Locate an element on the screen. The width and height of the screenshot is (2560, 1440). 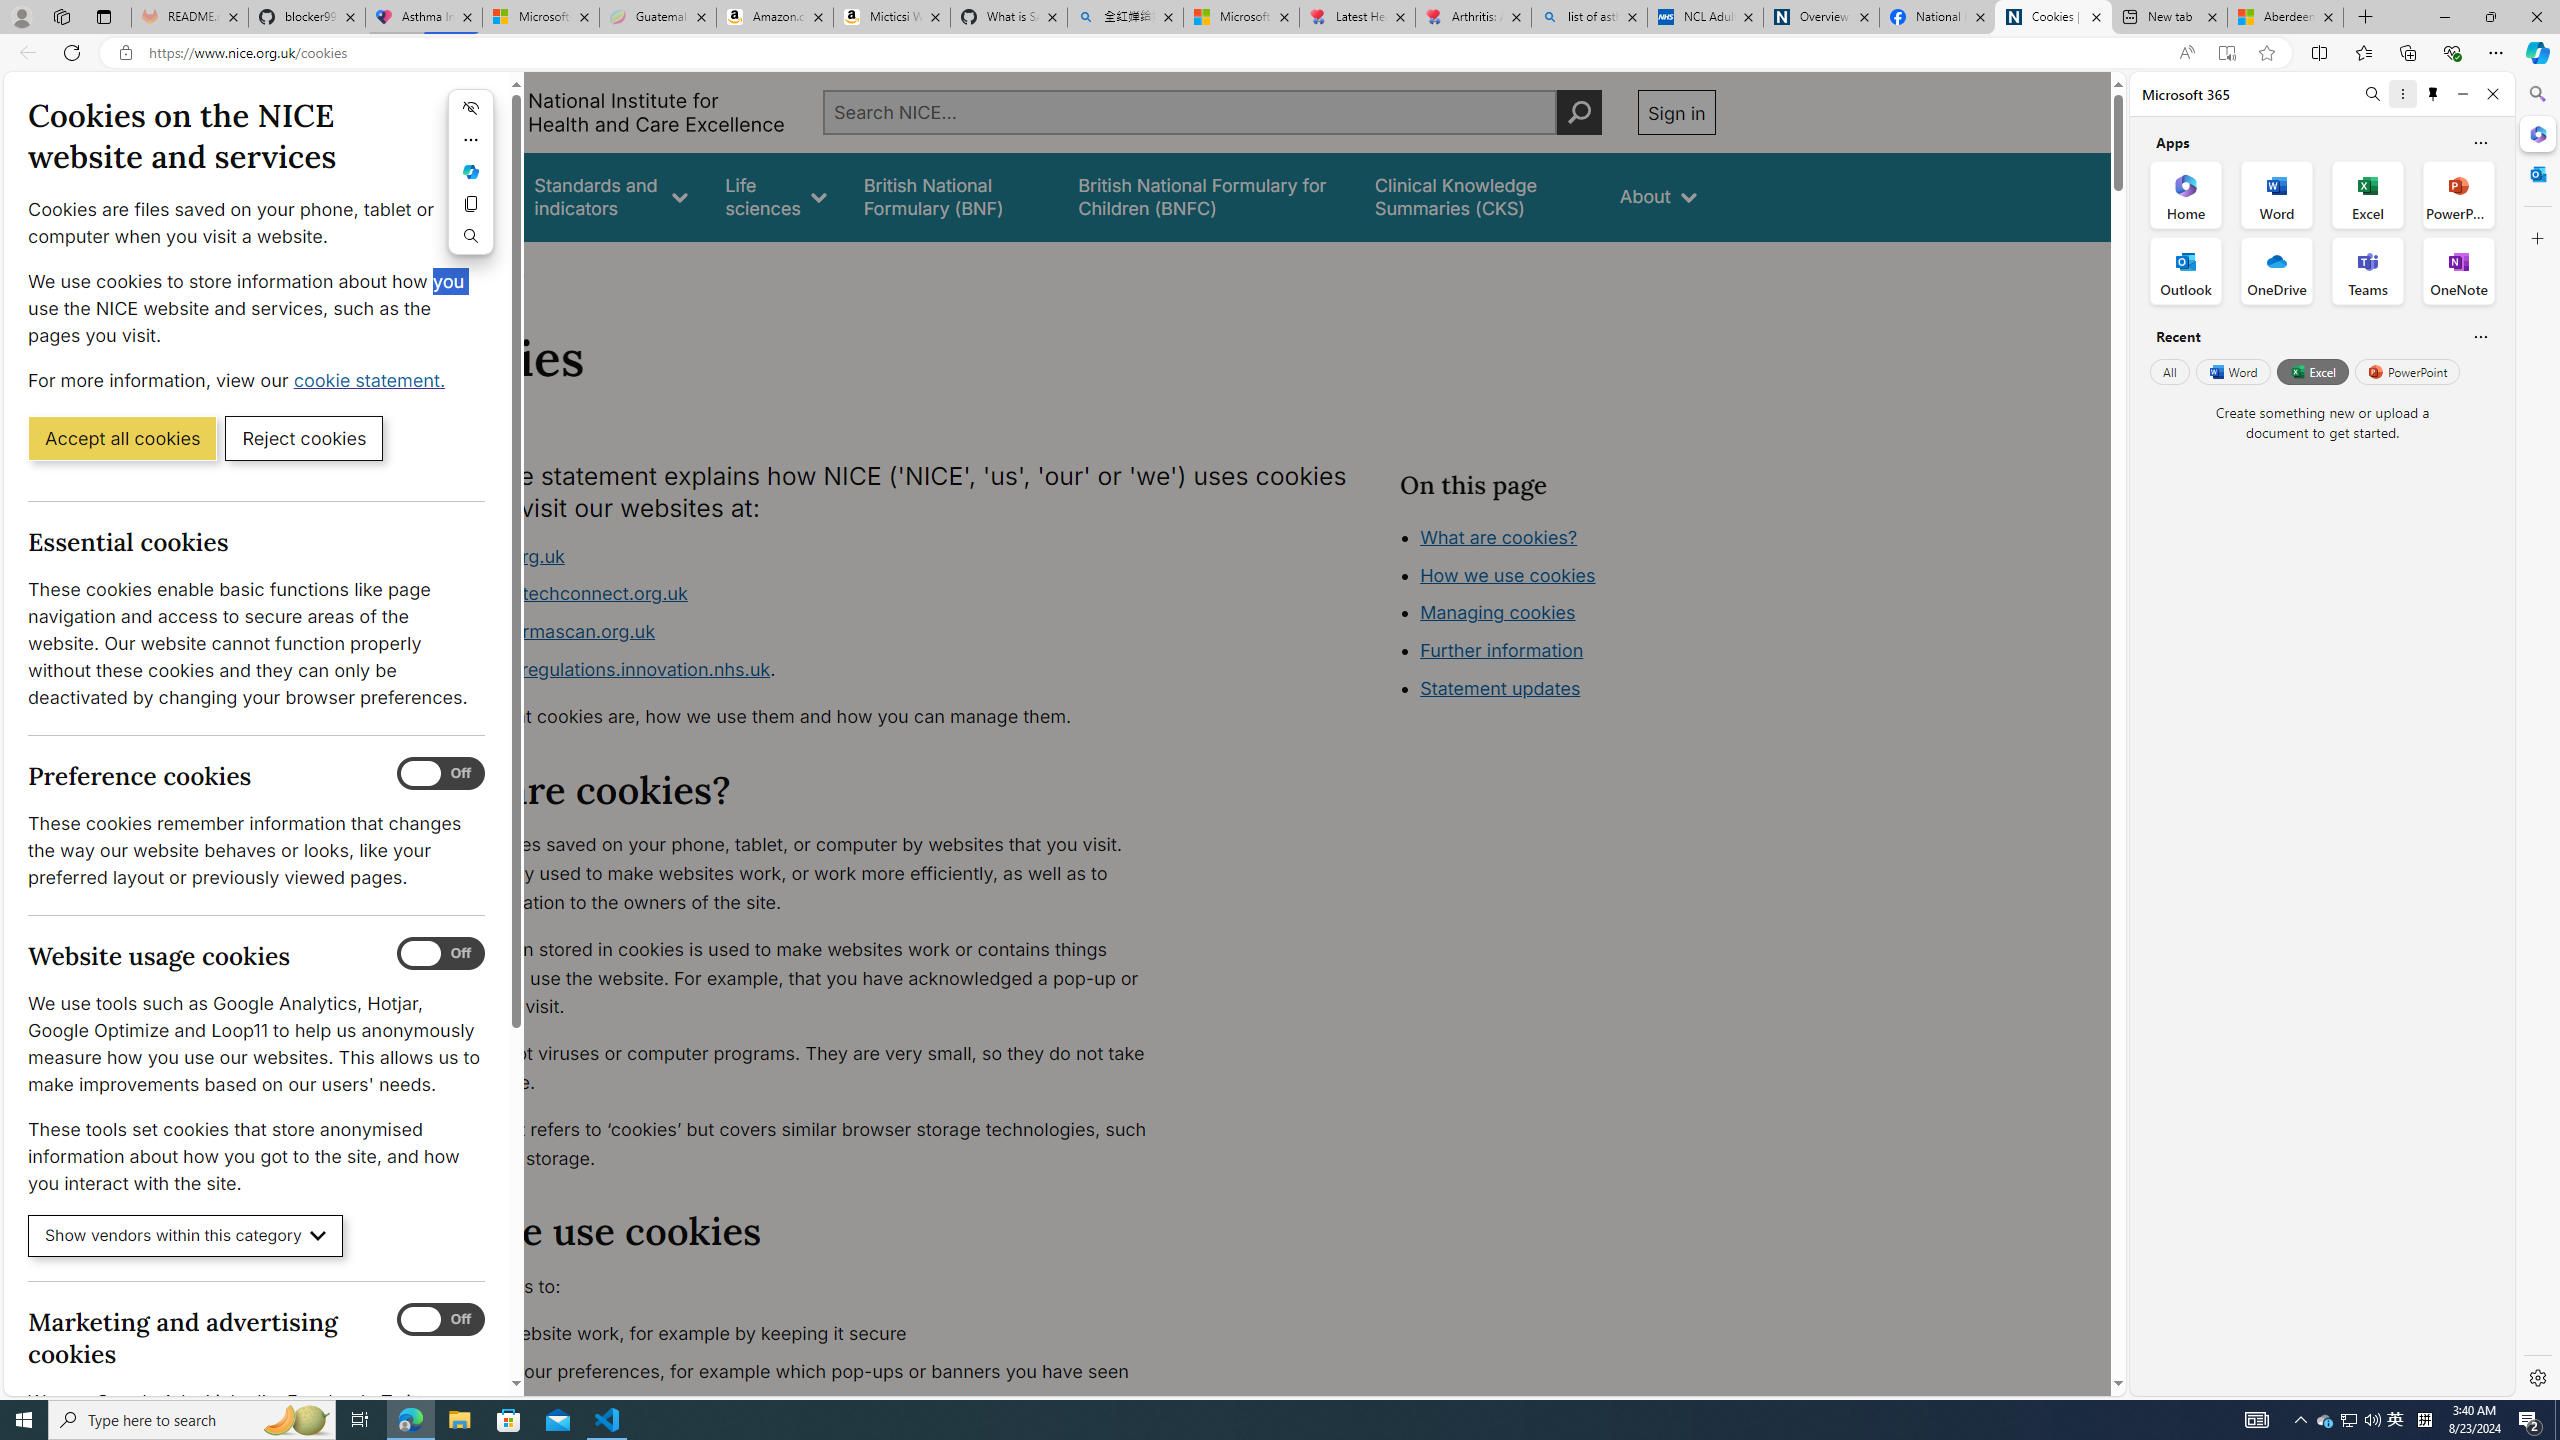
'PowerPoint Office App' is located at coordinates (2458, 195).